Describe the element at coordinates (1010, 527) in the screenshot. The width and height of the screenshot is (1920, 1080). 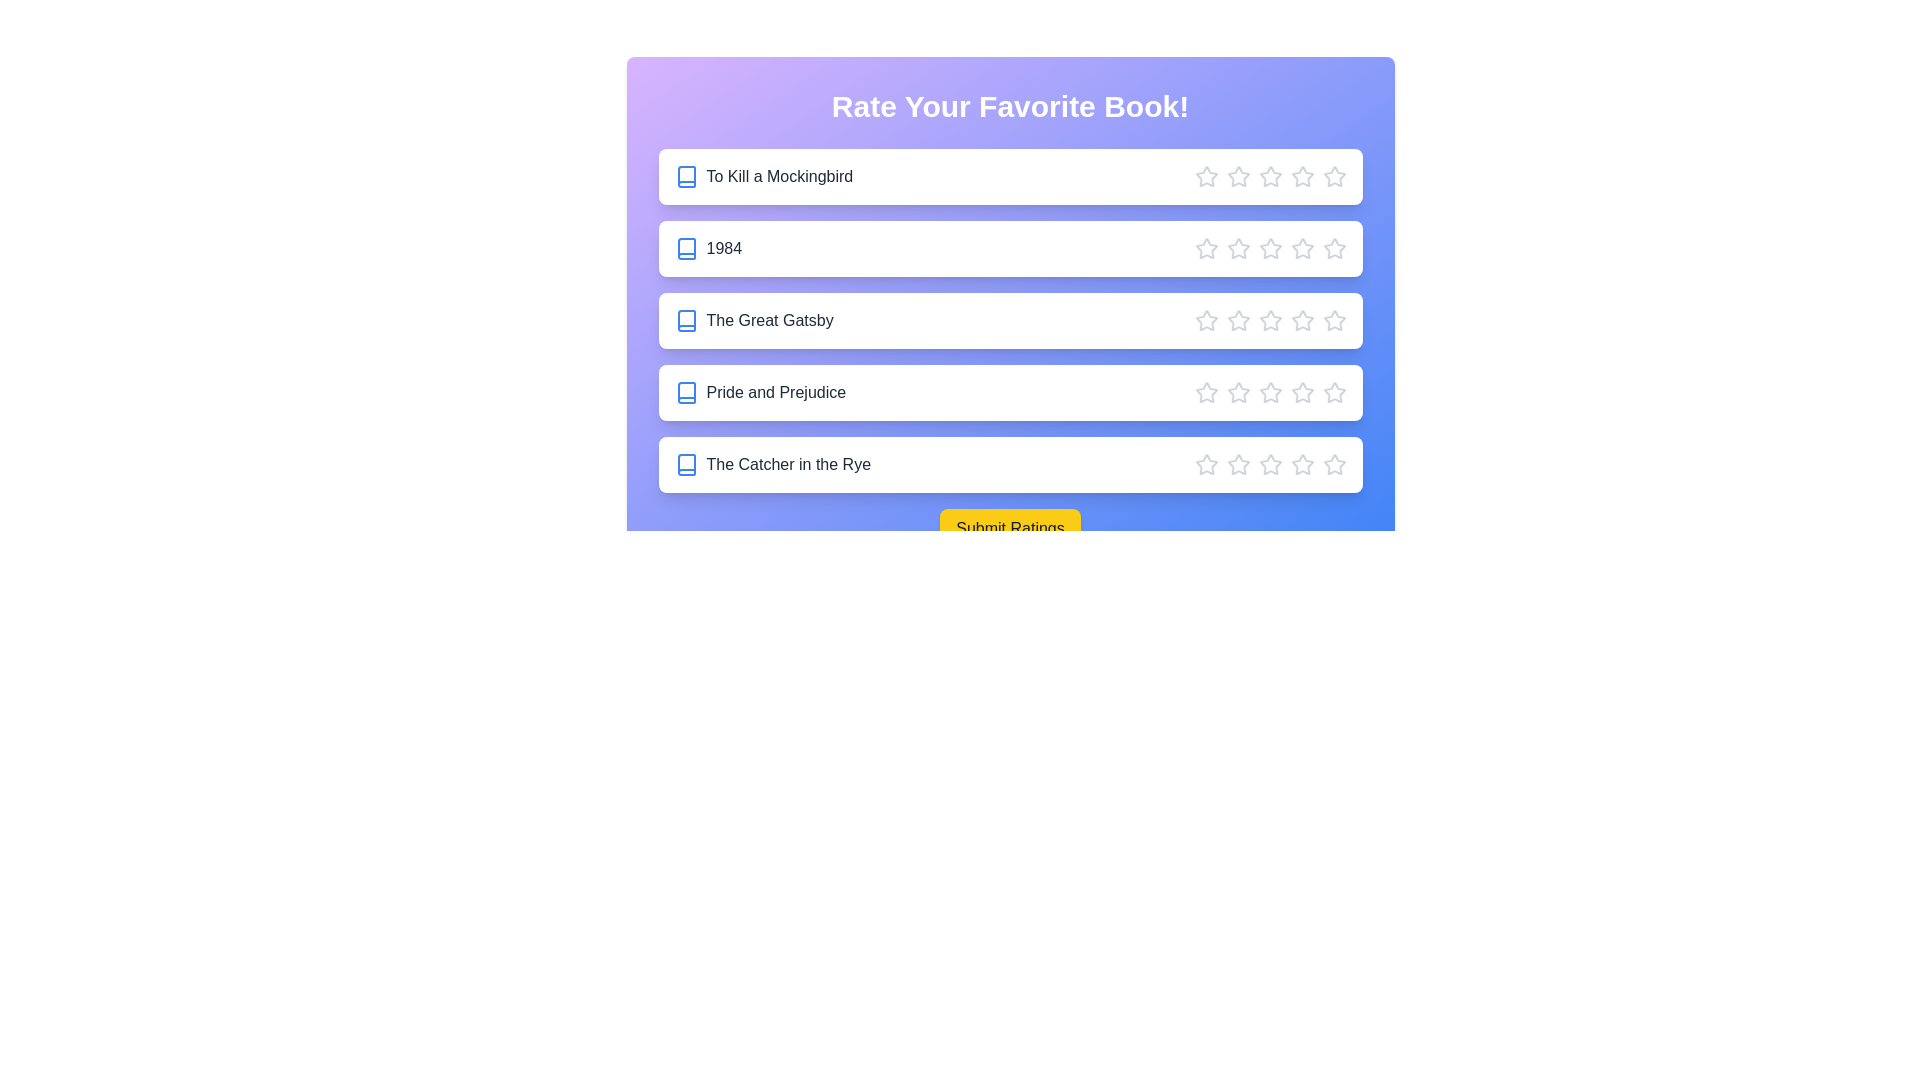
I see `the submit button to finalize the ratings` at that location.